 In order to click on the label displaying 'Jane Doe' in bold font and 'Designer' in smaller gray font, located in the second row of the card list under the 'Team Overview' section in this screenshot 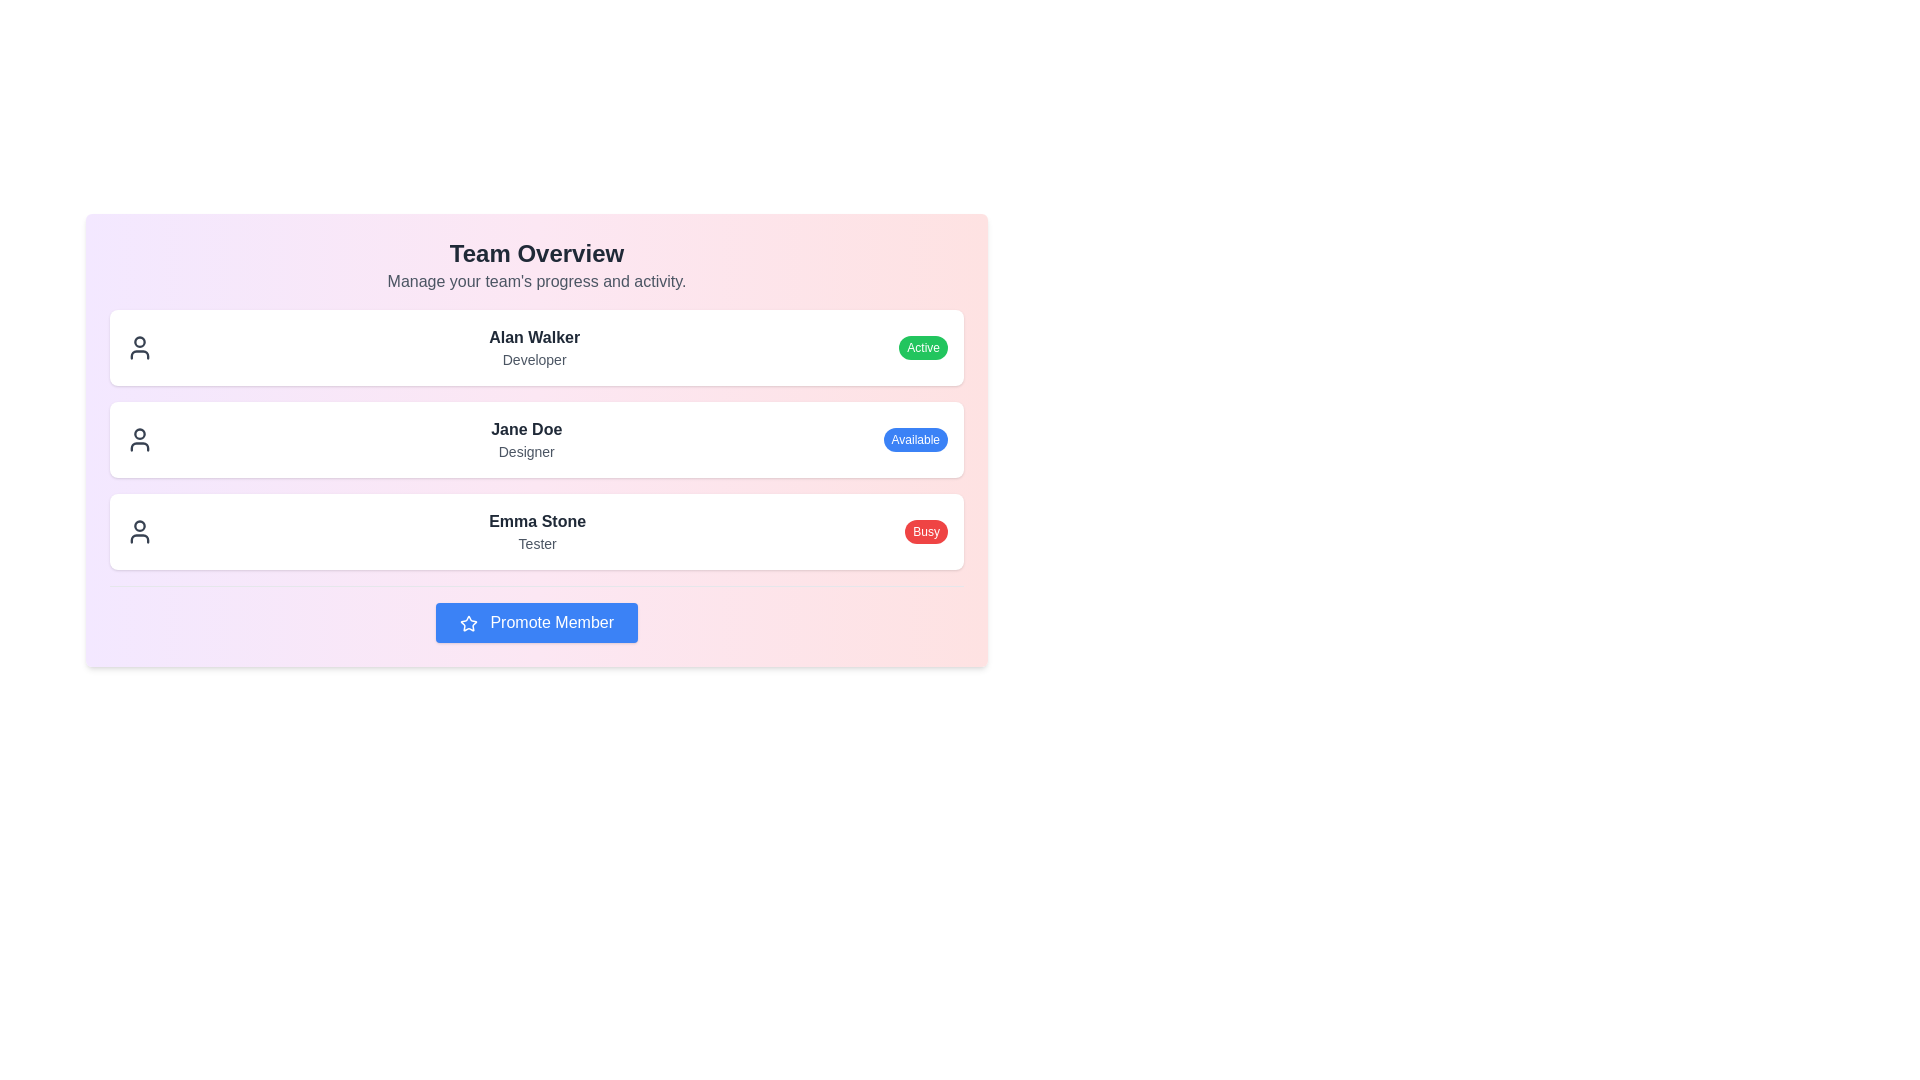, I will do `click(526, 438)`.